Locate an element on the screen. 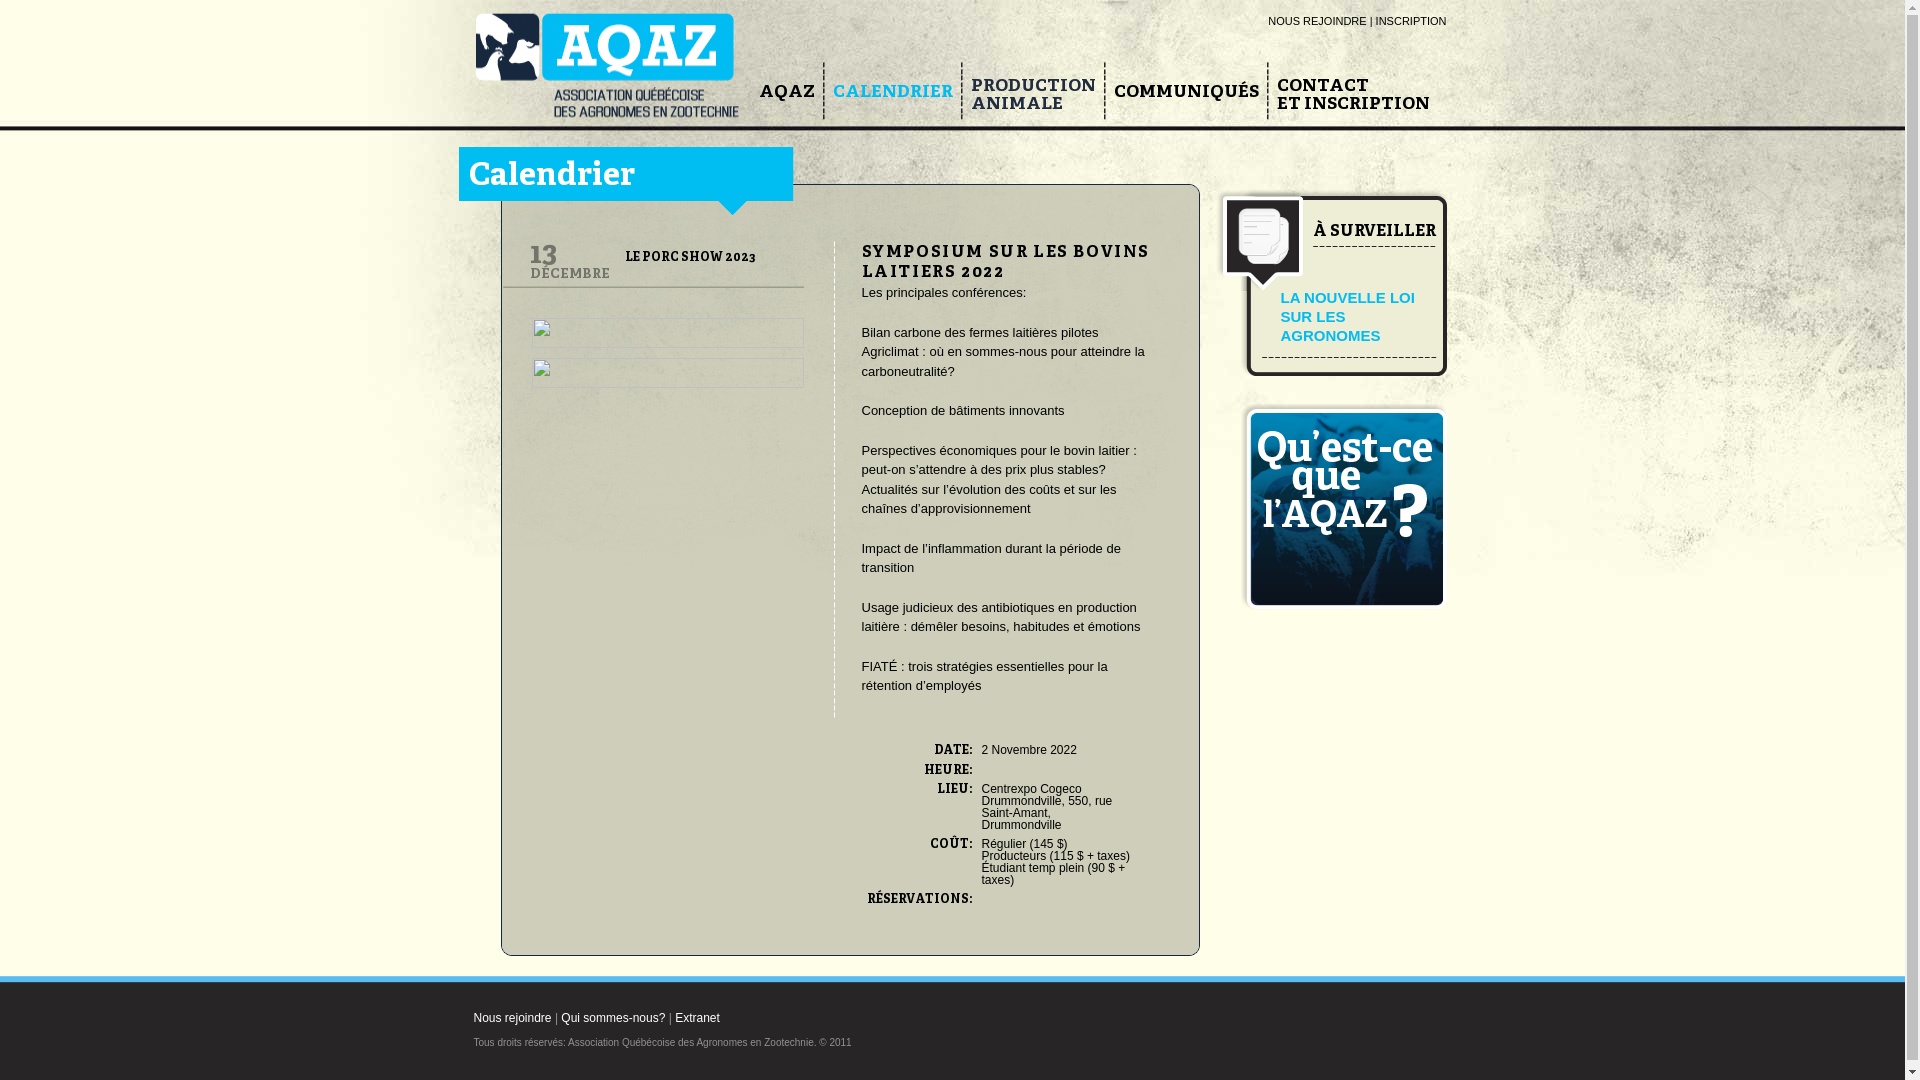 The image size is (1920, 1080). 'NOUS REJOINDRE | INSCRIPTION' is located at coordinates (1357, 20).